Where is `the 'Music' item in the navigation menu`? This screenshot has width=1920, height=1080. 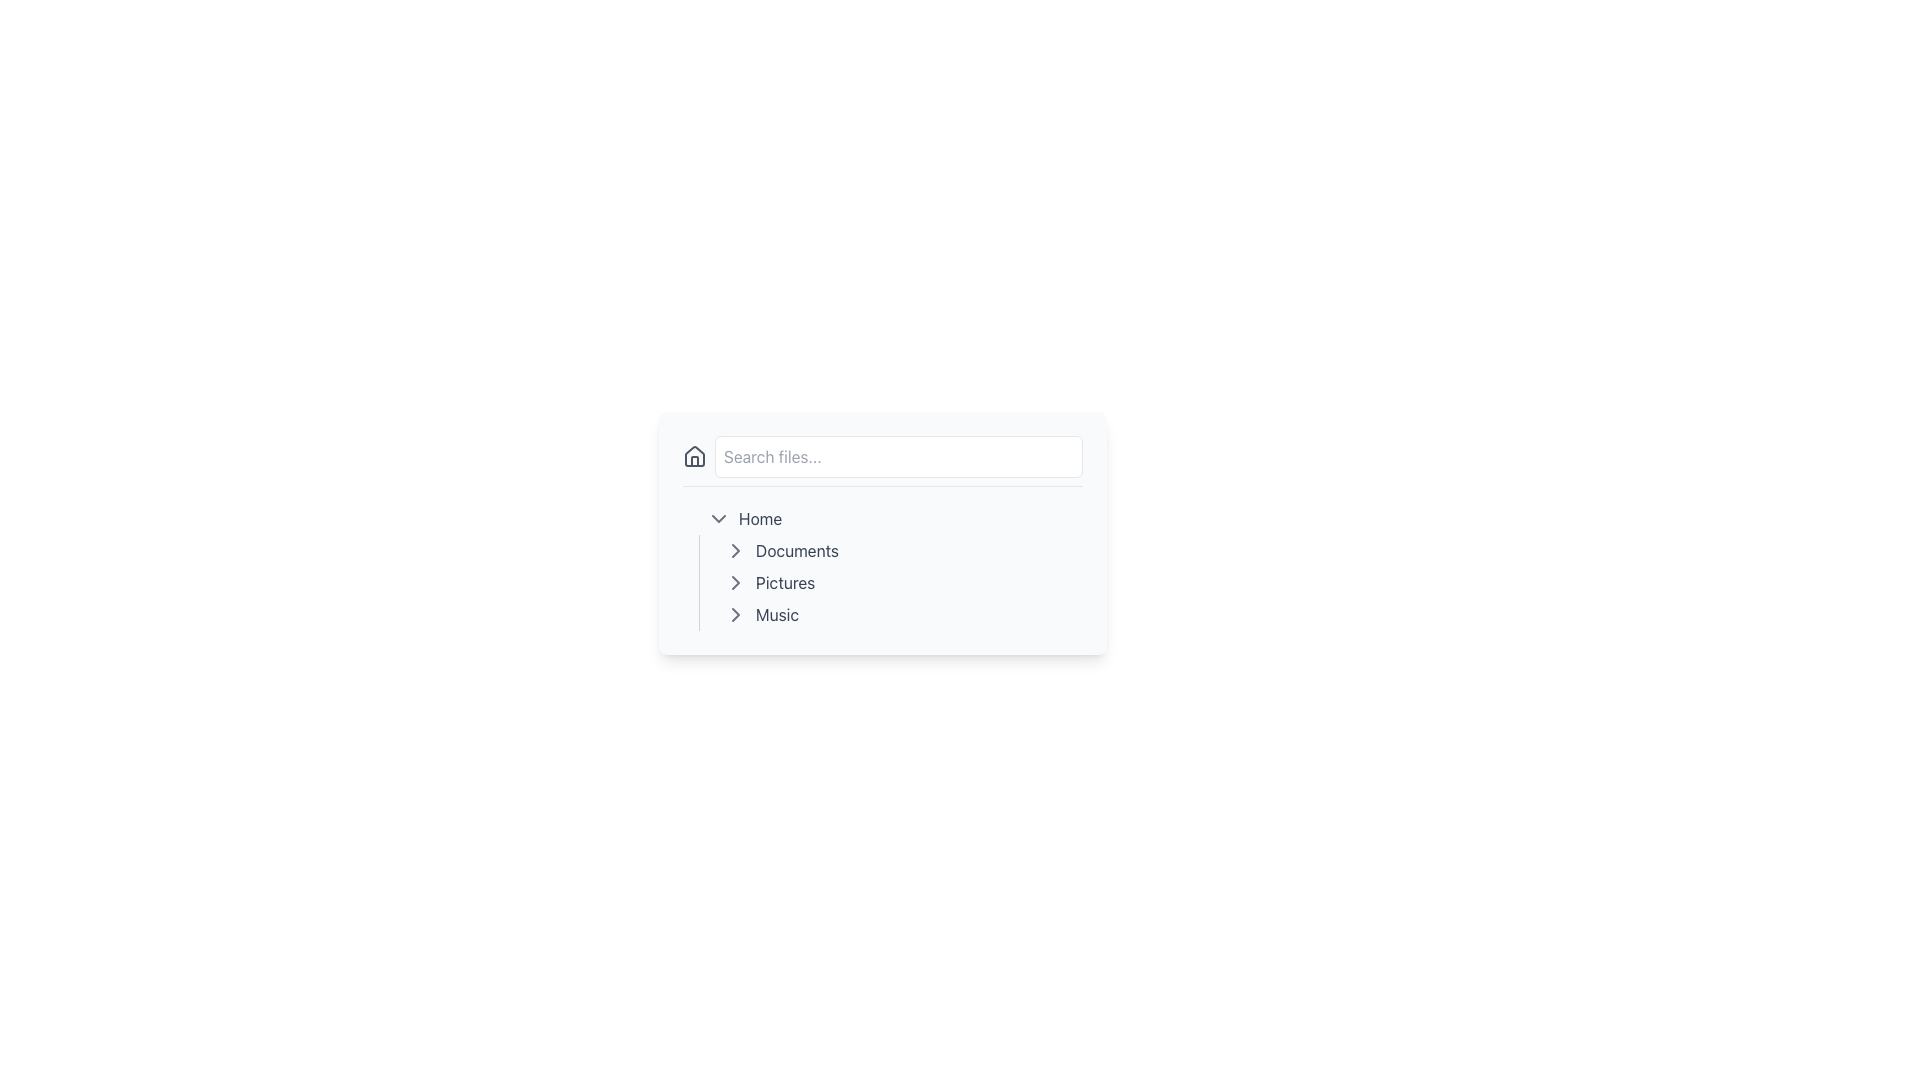 the 'Music' item in the navigation menu is located at coordinates (898, 613).